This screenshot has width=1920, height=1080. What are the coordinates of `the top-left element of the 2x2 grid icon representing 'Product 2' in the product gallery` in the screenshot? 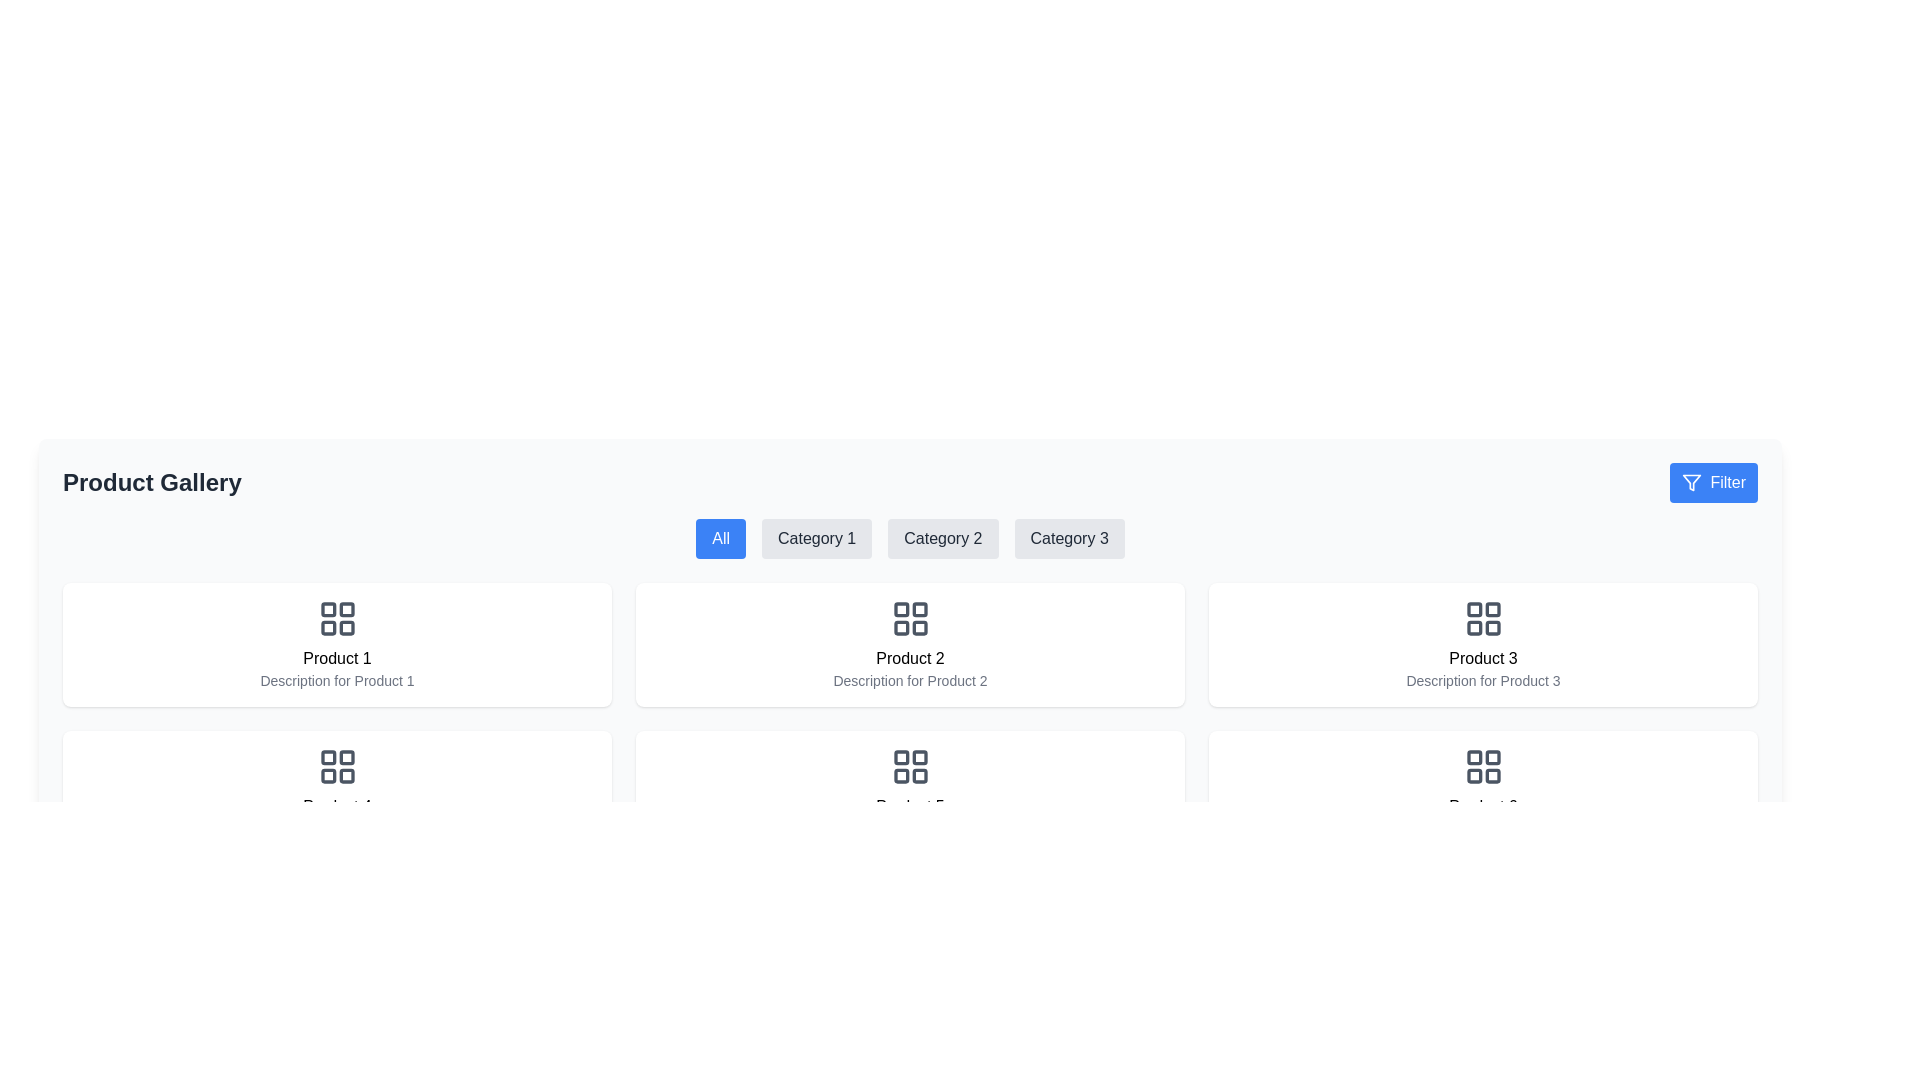 It's located at (900, 608).